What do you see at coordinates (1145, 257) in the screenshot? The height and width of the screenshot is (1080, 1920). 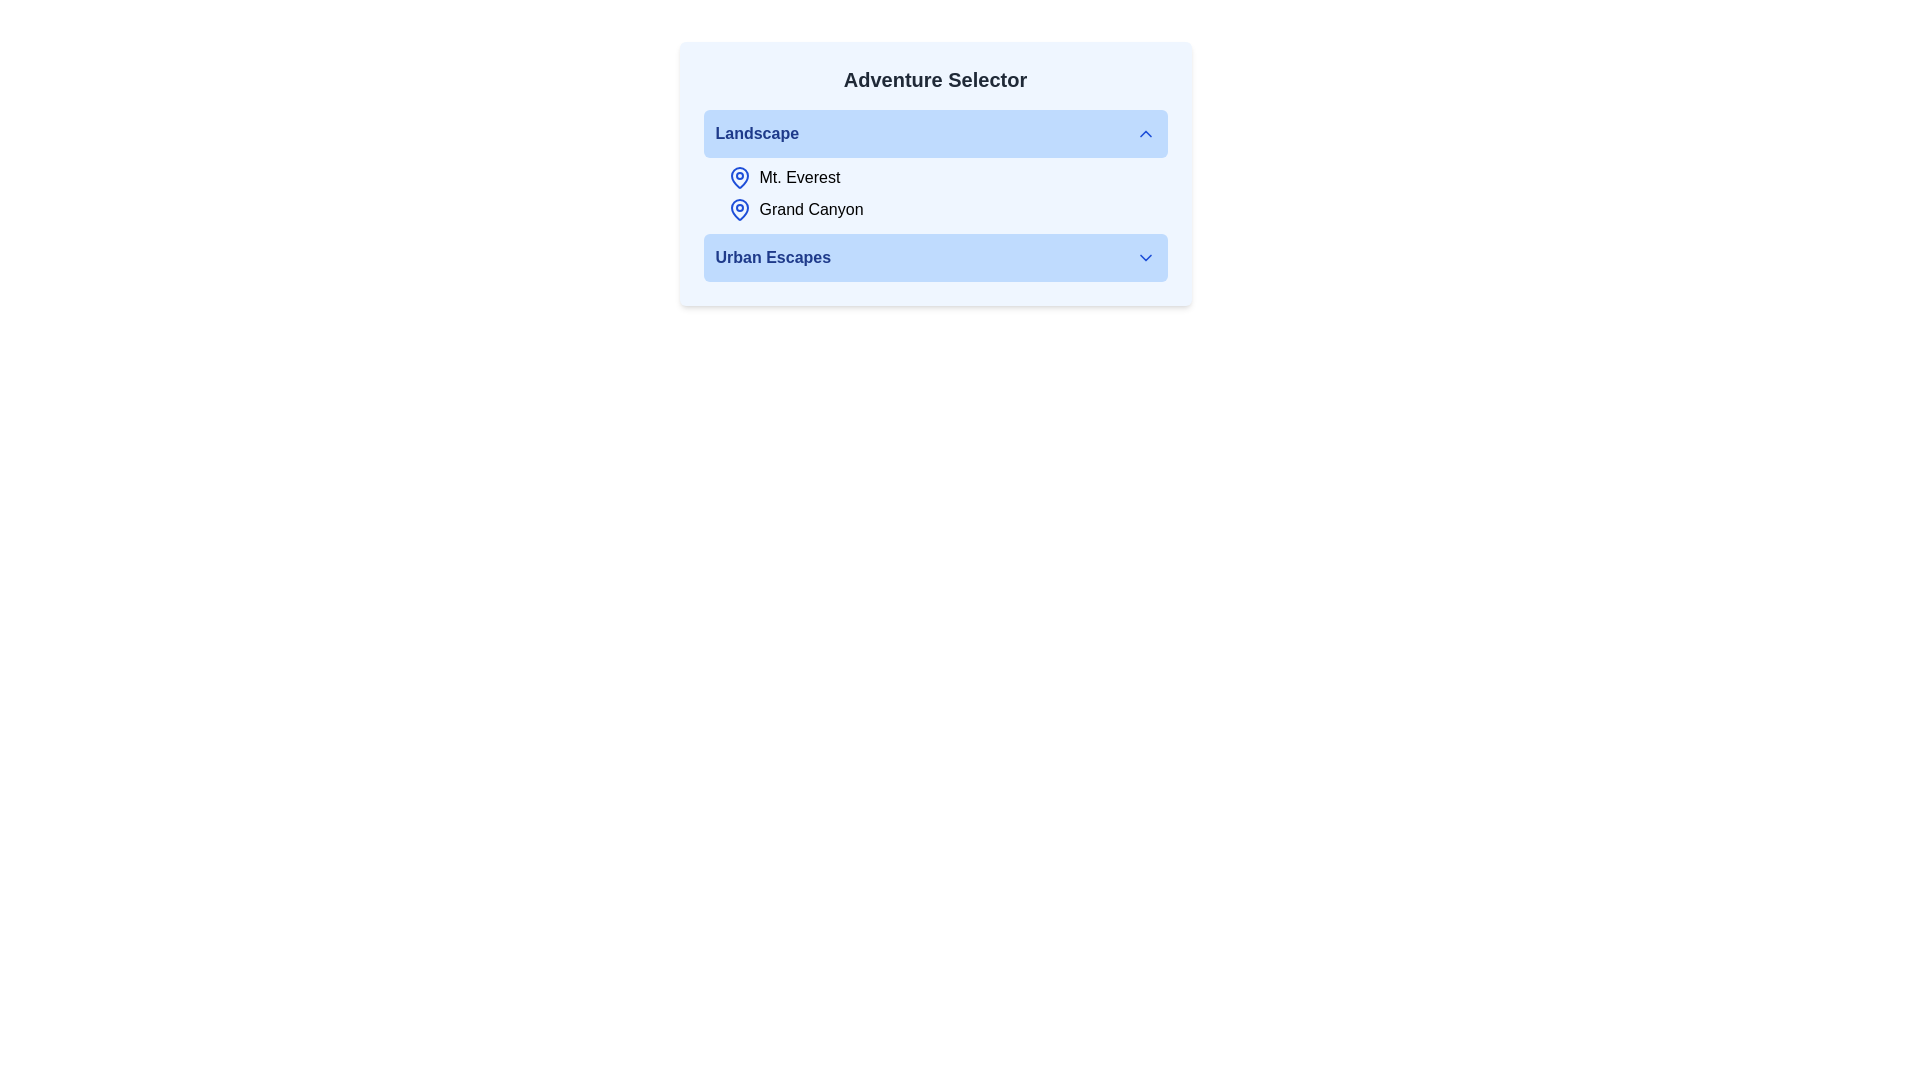 I see `the chevron-down icon on the right side of the 'Urban Escapes' button` at bounding box center [1145, 257].